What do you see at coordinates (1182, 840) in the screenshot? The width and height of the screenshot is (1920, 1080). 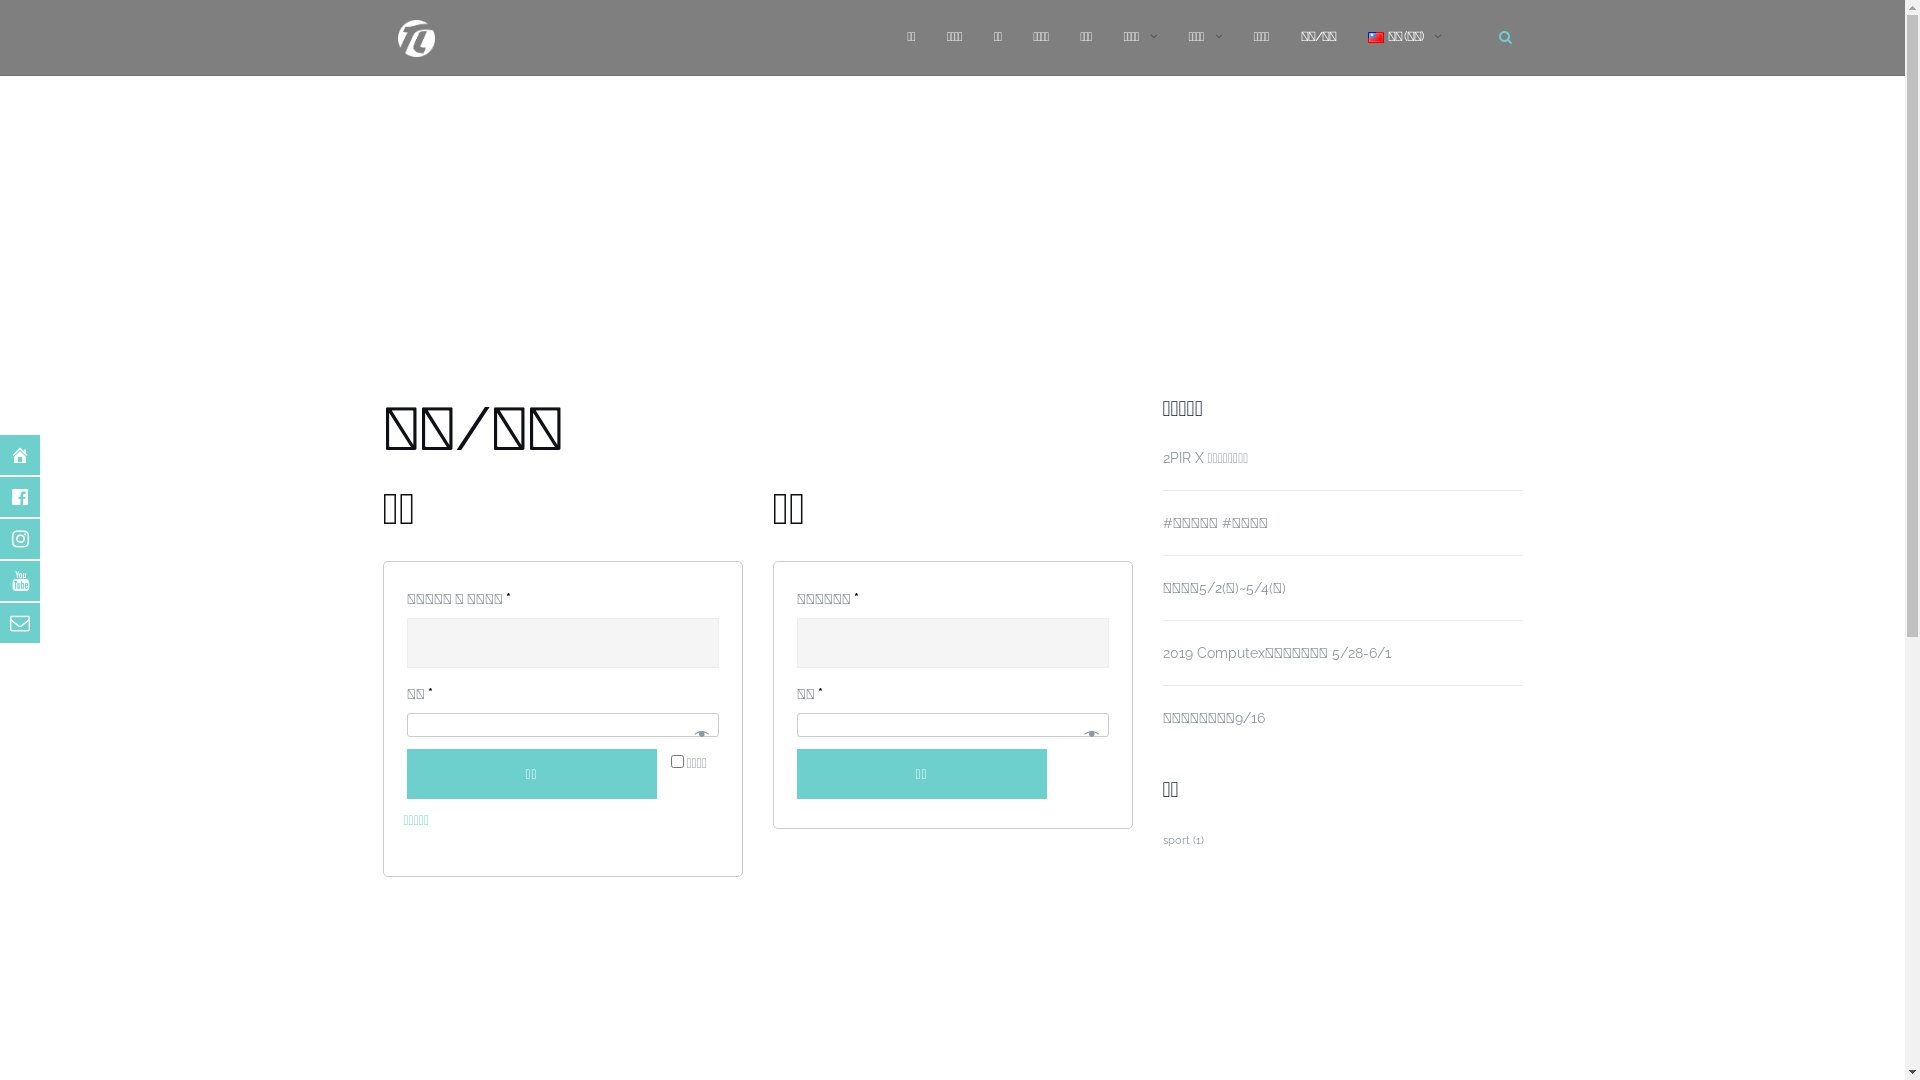 I see `'sport (1)'` at bounding box center [1182, 840].